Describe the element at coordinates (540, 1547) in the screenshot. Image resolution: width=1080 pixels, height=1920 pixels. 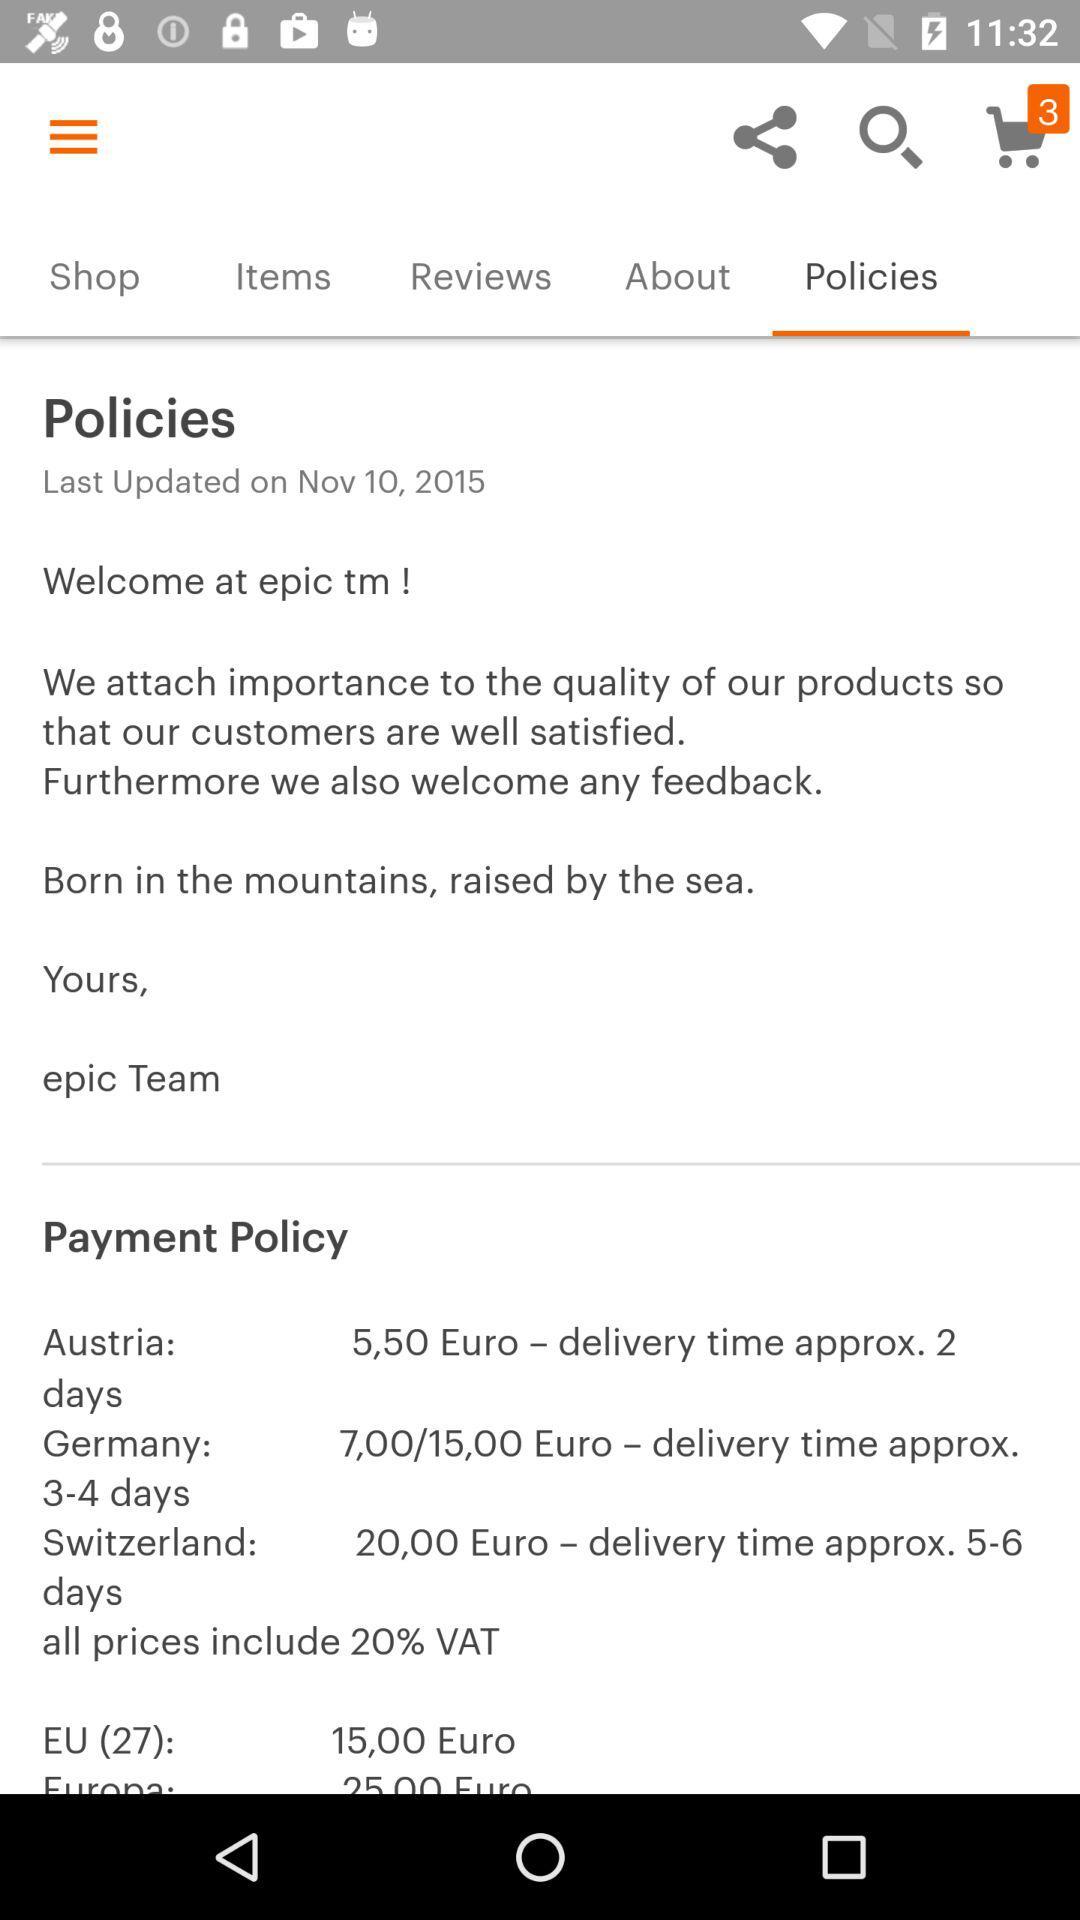
I see `item below the payment policy item` at that location.